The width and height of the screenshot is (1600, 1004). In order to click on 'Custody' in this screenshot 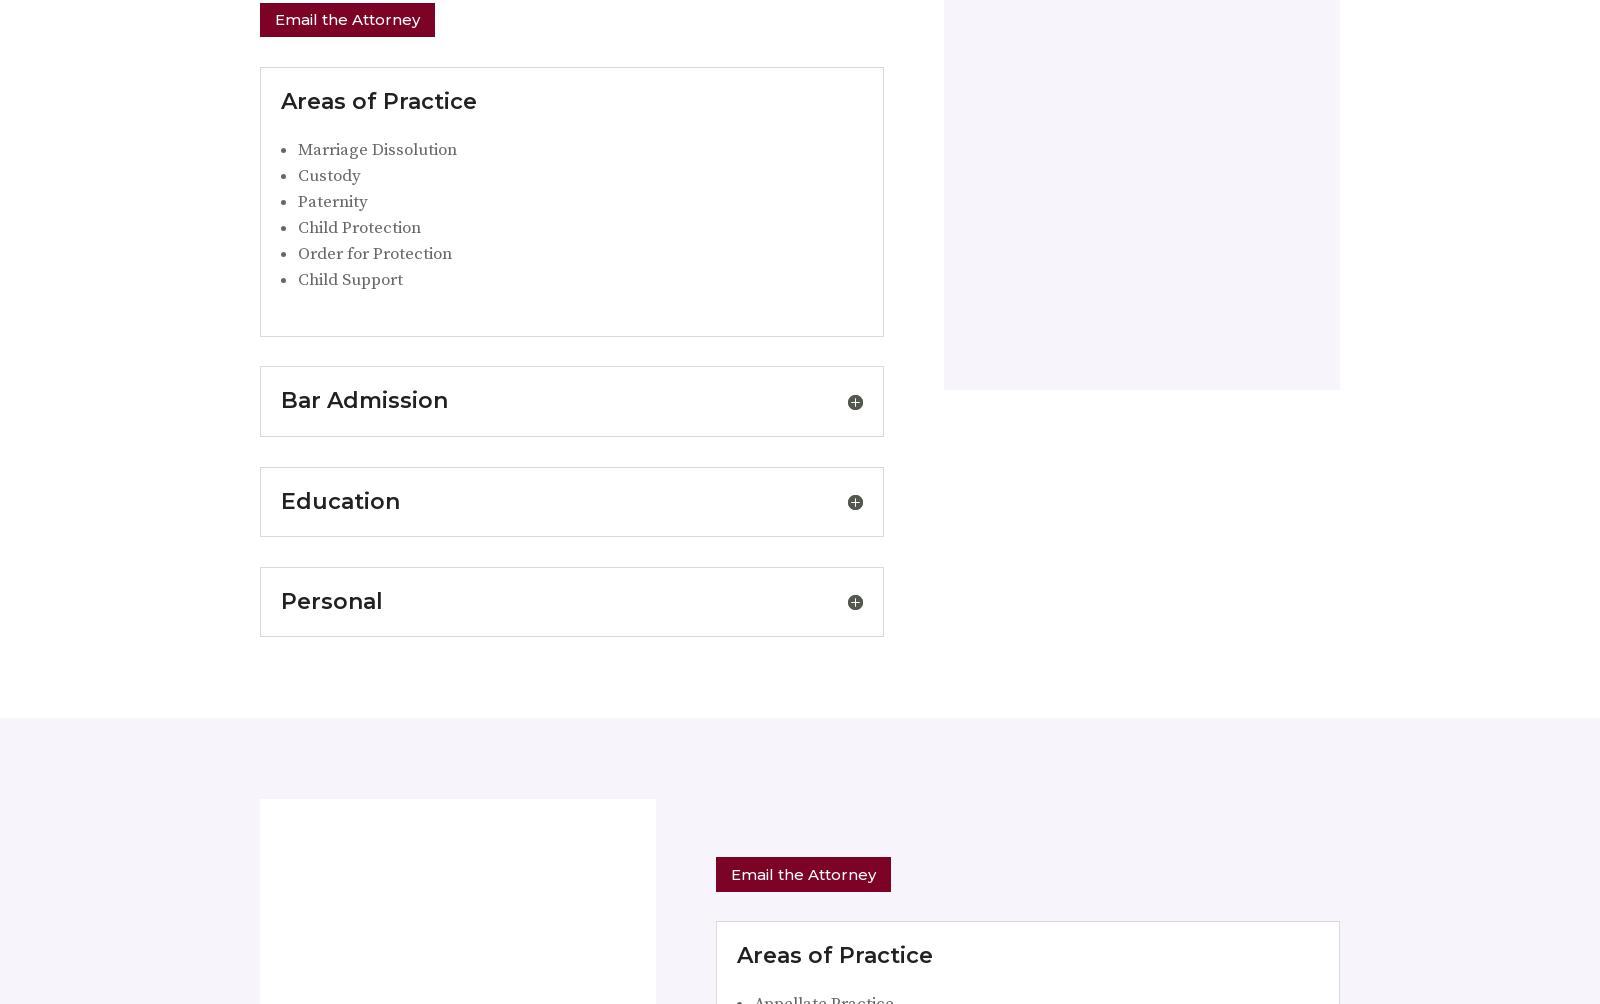, I will do `click(329, 173)`.